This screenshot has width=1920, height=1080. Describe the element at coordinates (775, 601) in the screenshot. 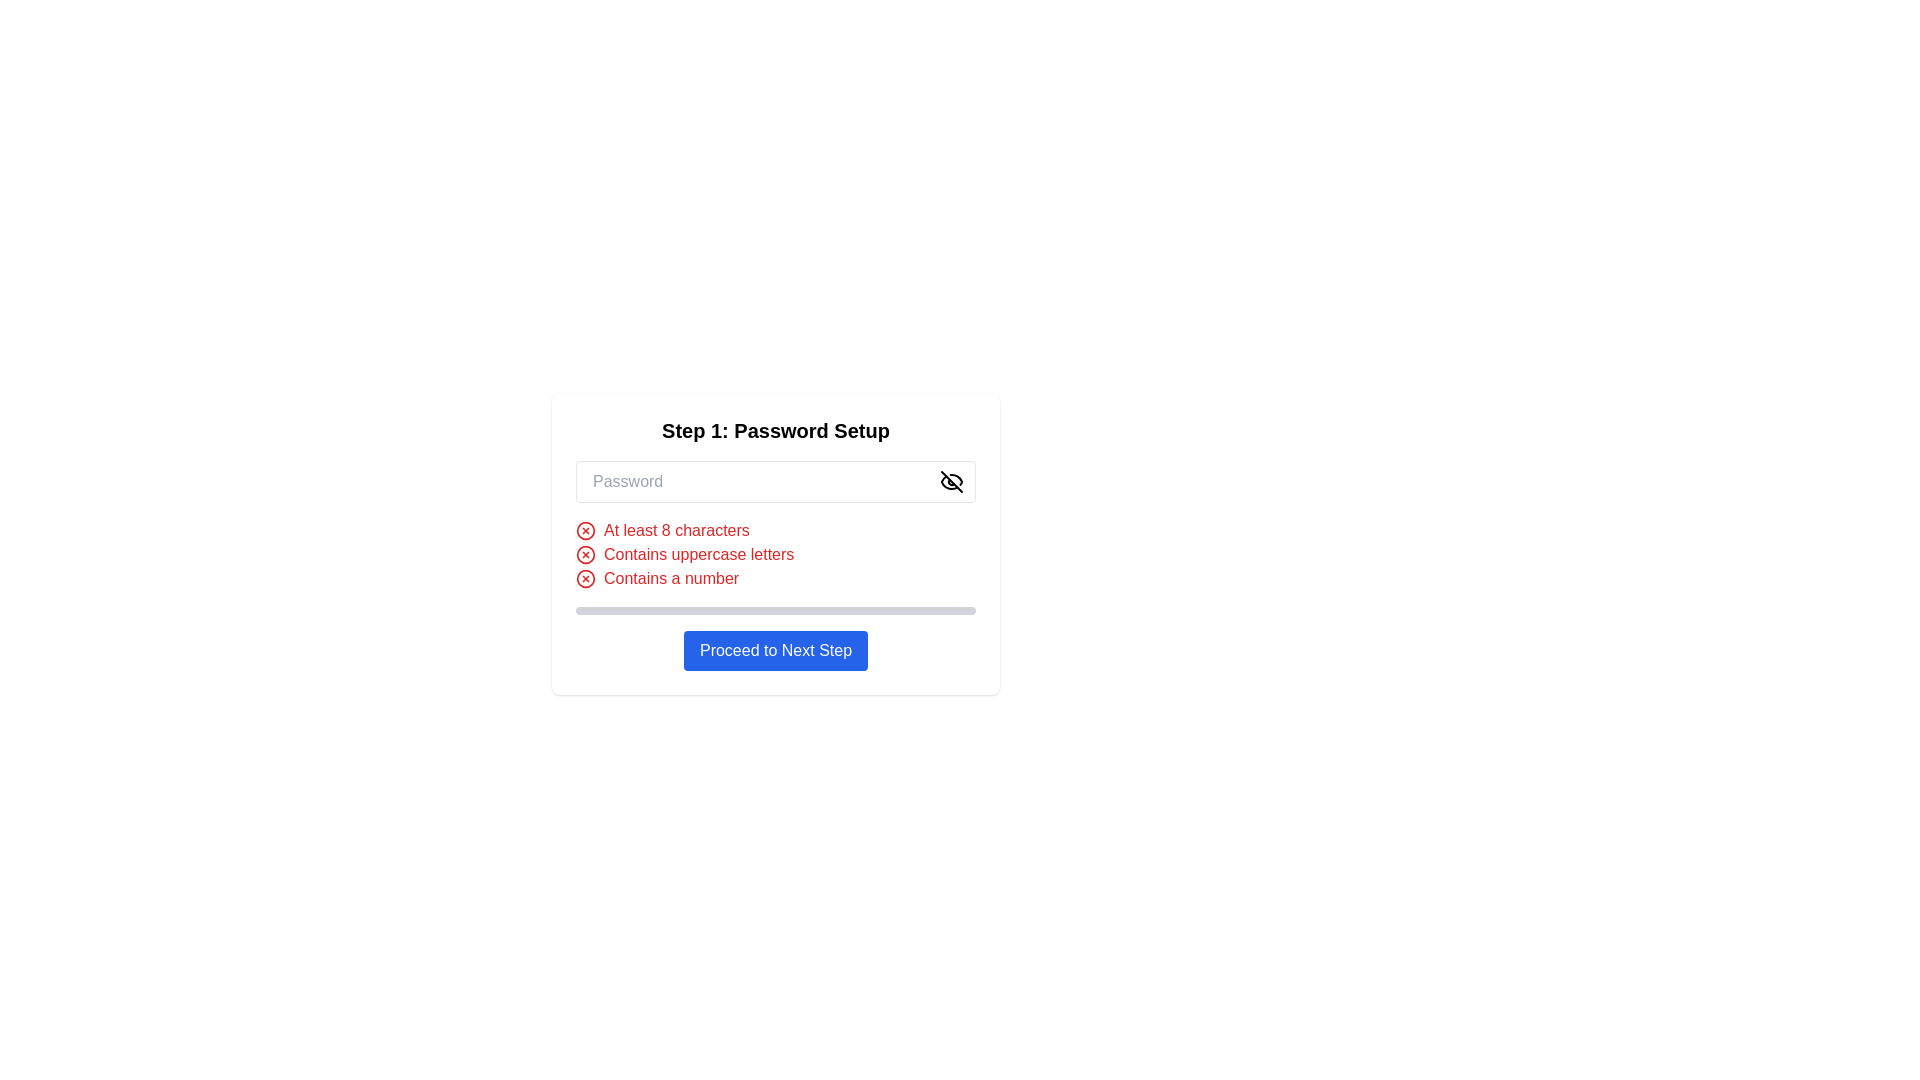

I see `the Progress Bar that indicates the status of the password setup process, positioned below the password requirements checklist and above the 'Proceed to Next Step' button` at that location.